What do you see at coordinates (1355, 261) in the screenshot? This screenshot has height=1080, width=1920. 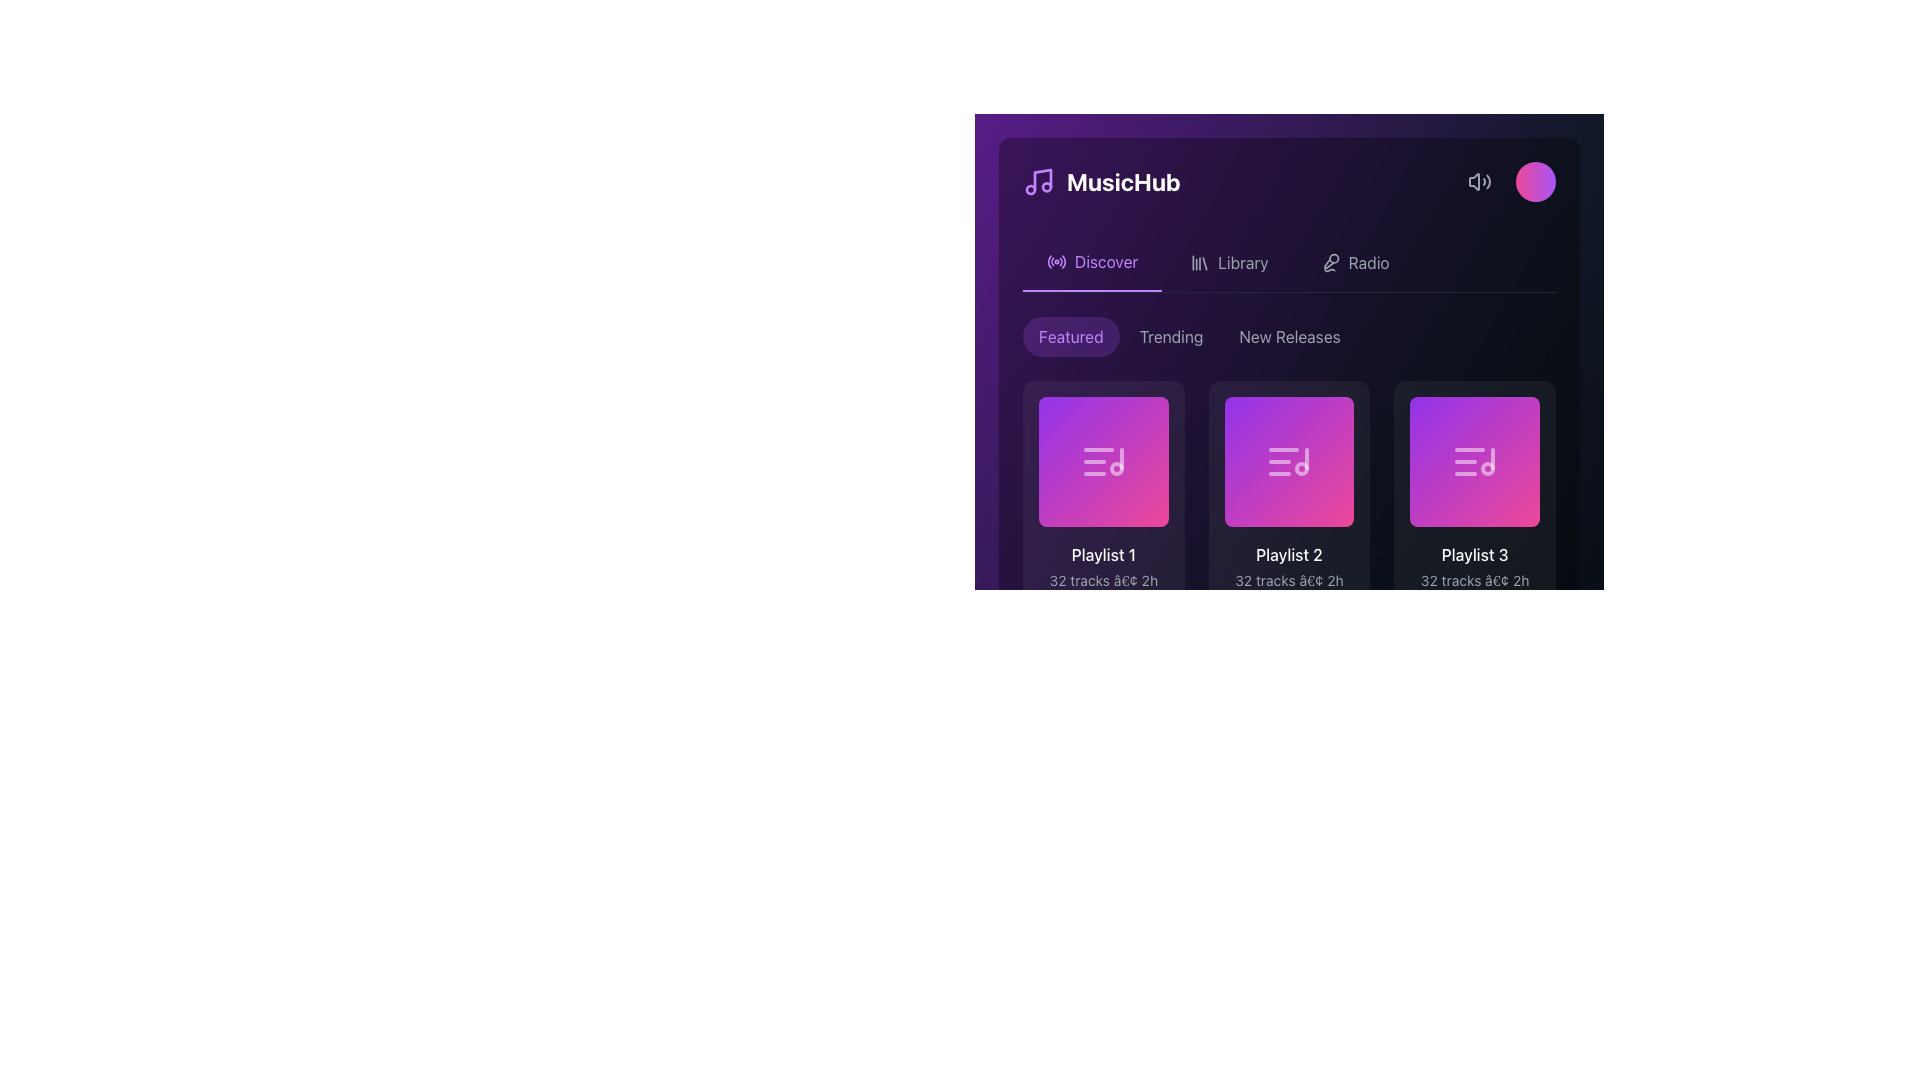 I see `the third option in the horizontal navigation menu, labeled 'Radio', to trigger a color change` at bounding box center [1355, 261].